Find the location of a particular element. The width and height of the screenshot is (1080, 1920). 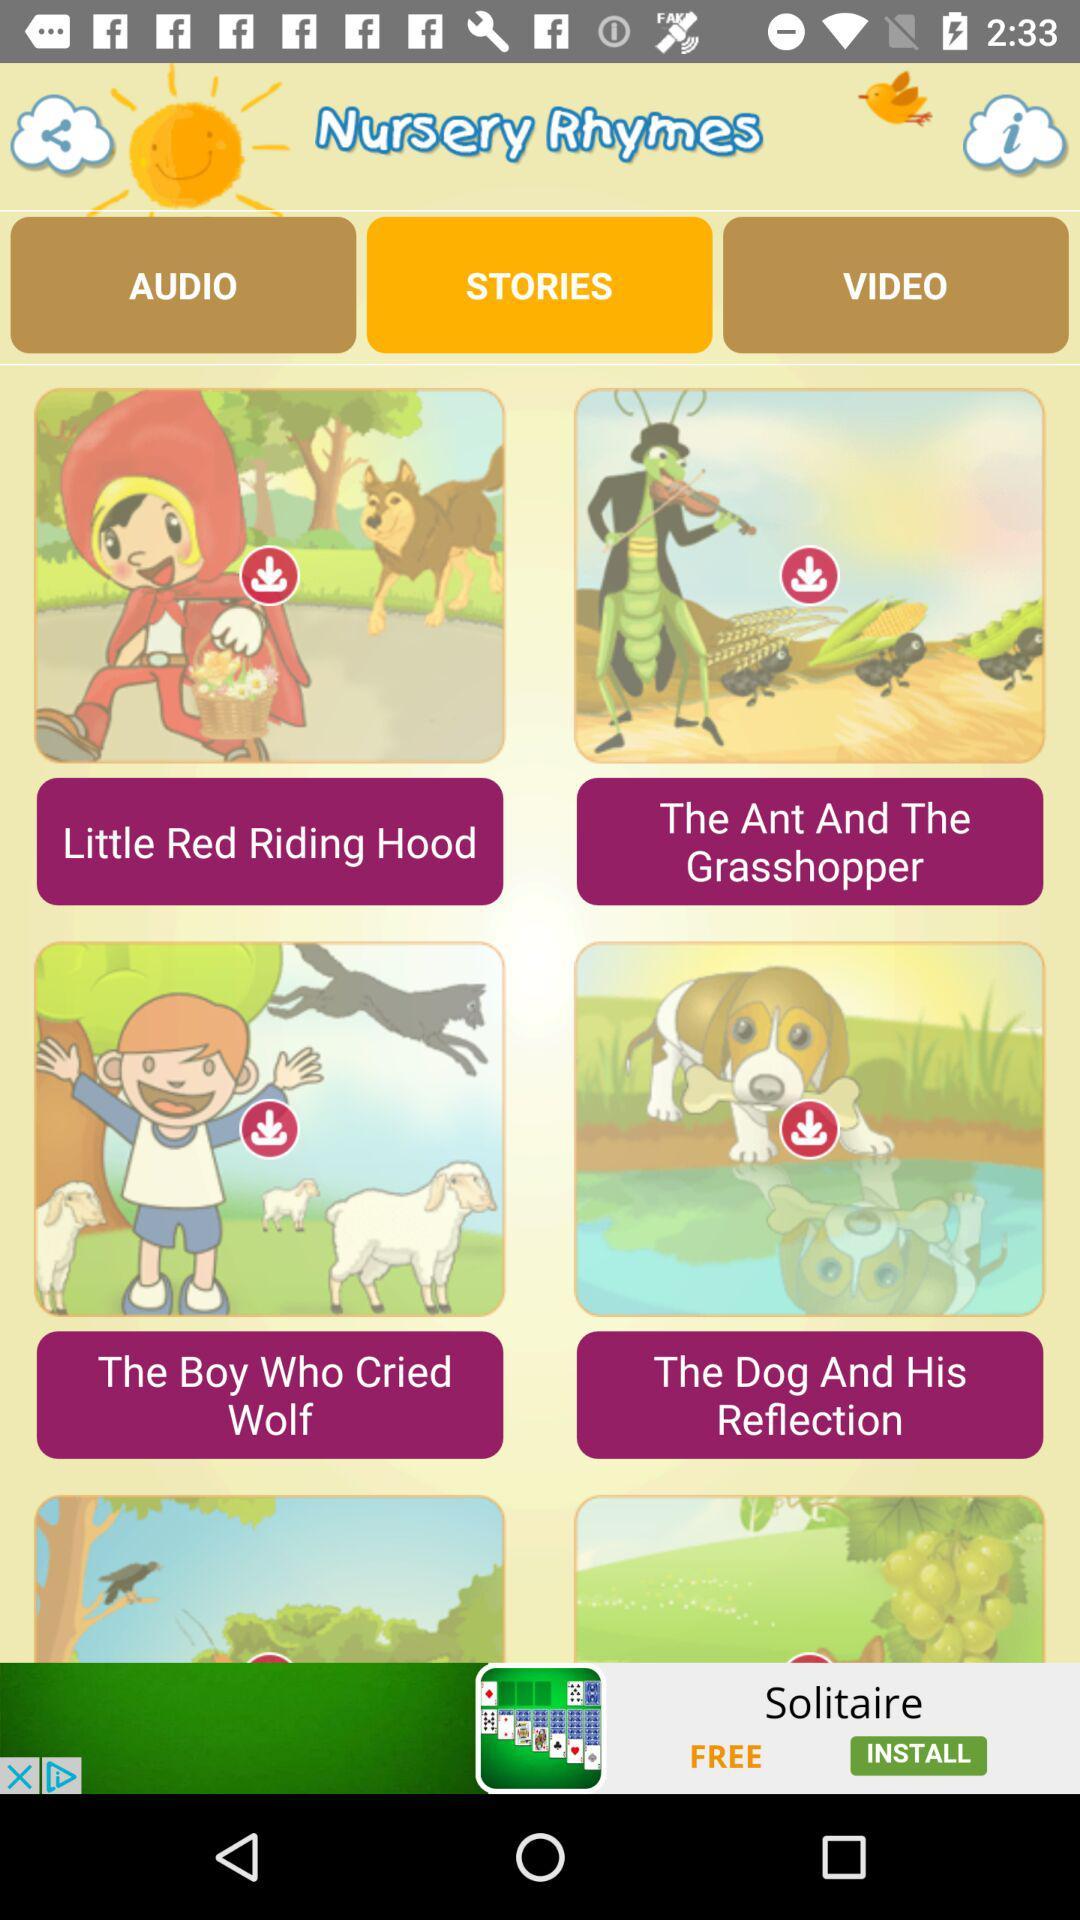

the share icon is located at coordinates (62, 135).